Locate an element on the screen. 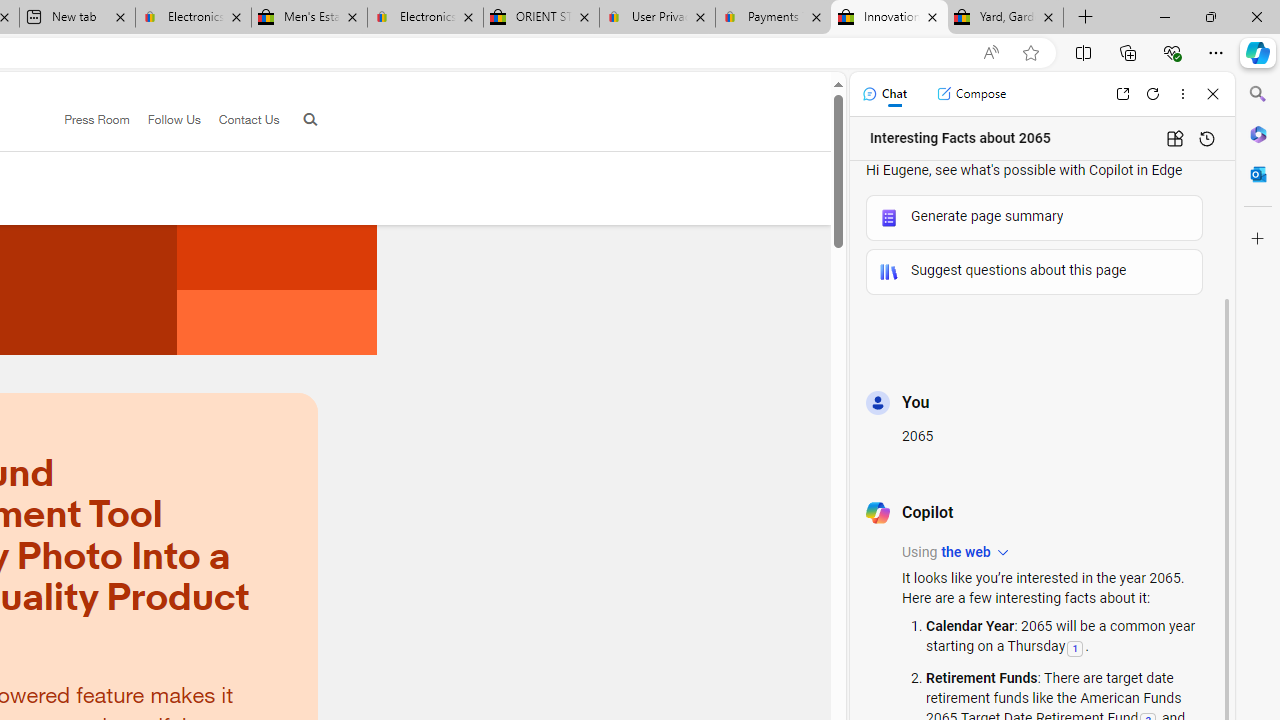 This screenshot has width=1280, height=720. 'User Privacy Notice | eBay' is located at coordinates (657, 17).